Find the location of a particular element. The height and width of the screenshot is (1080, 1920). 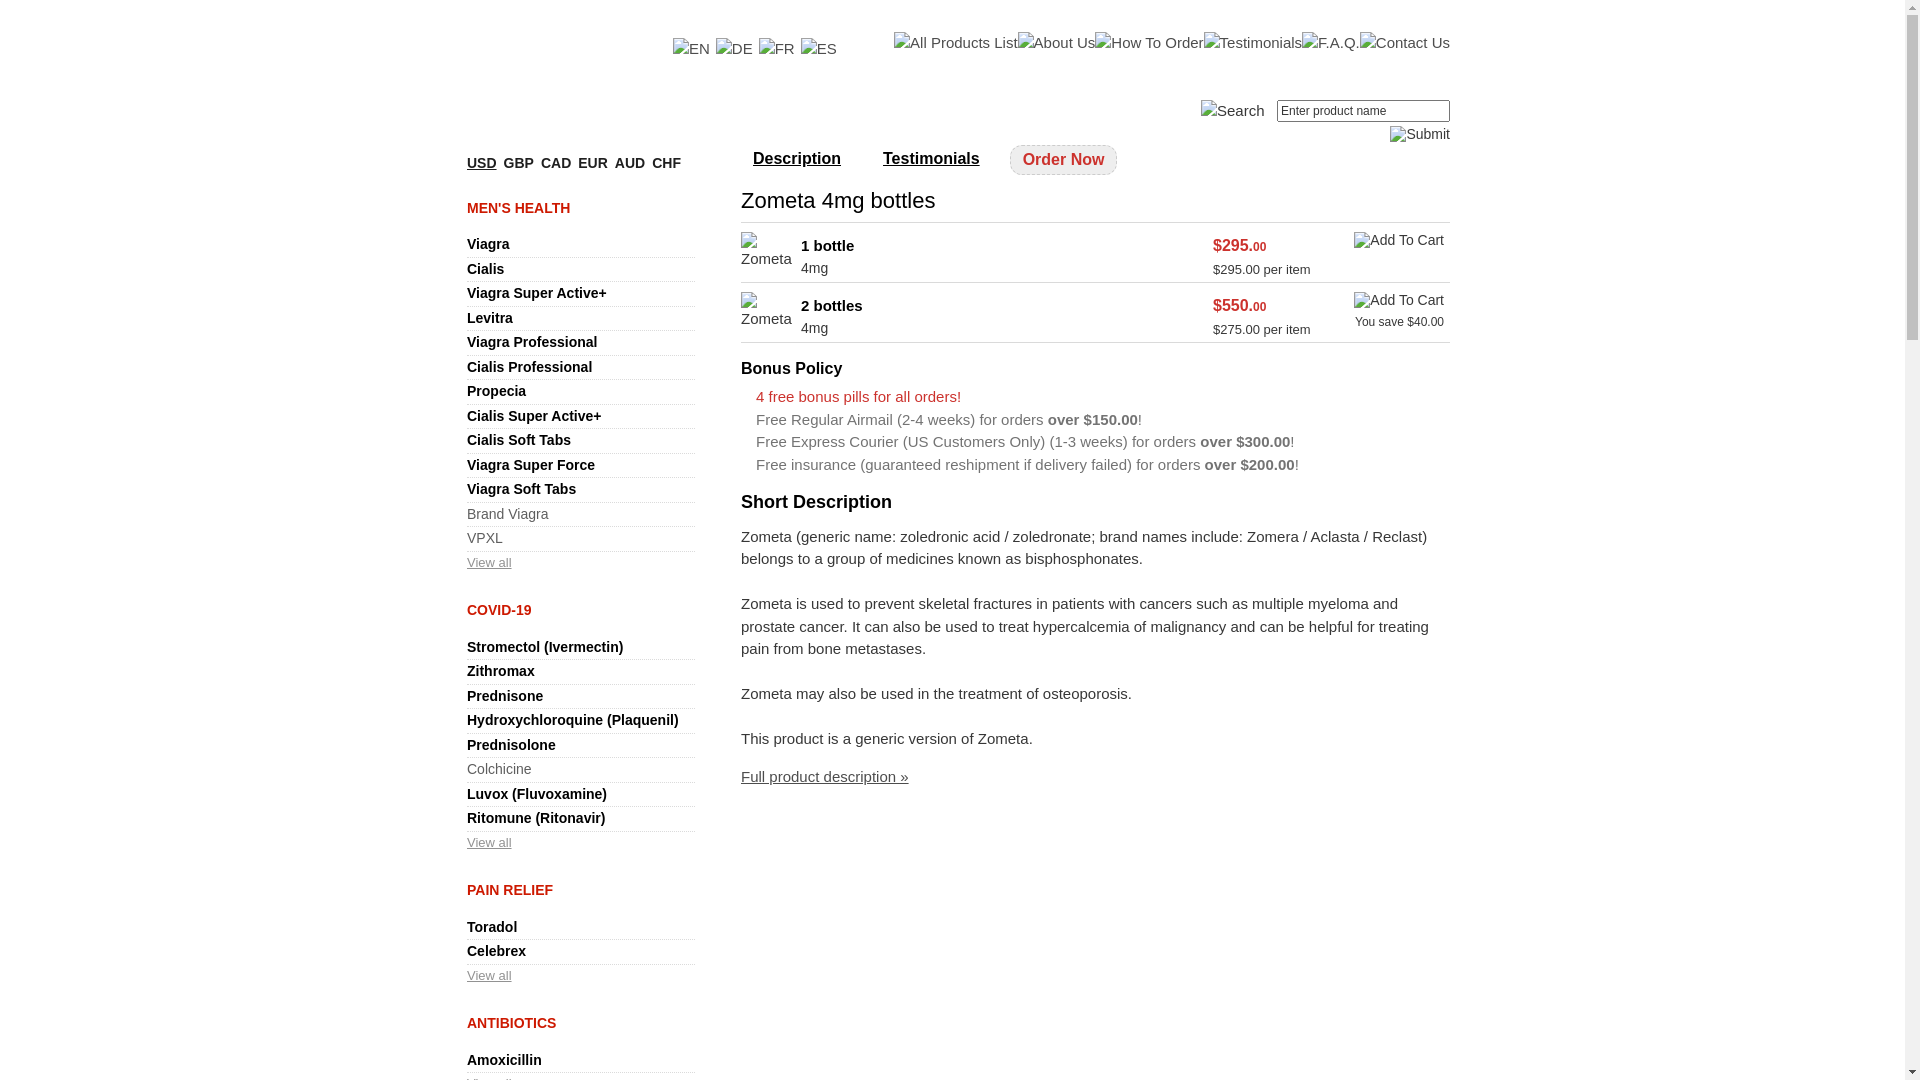

'Hydroxychloroquine (Plaquenil)' is located at coordinates (465, 720).